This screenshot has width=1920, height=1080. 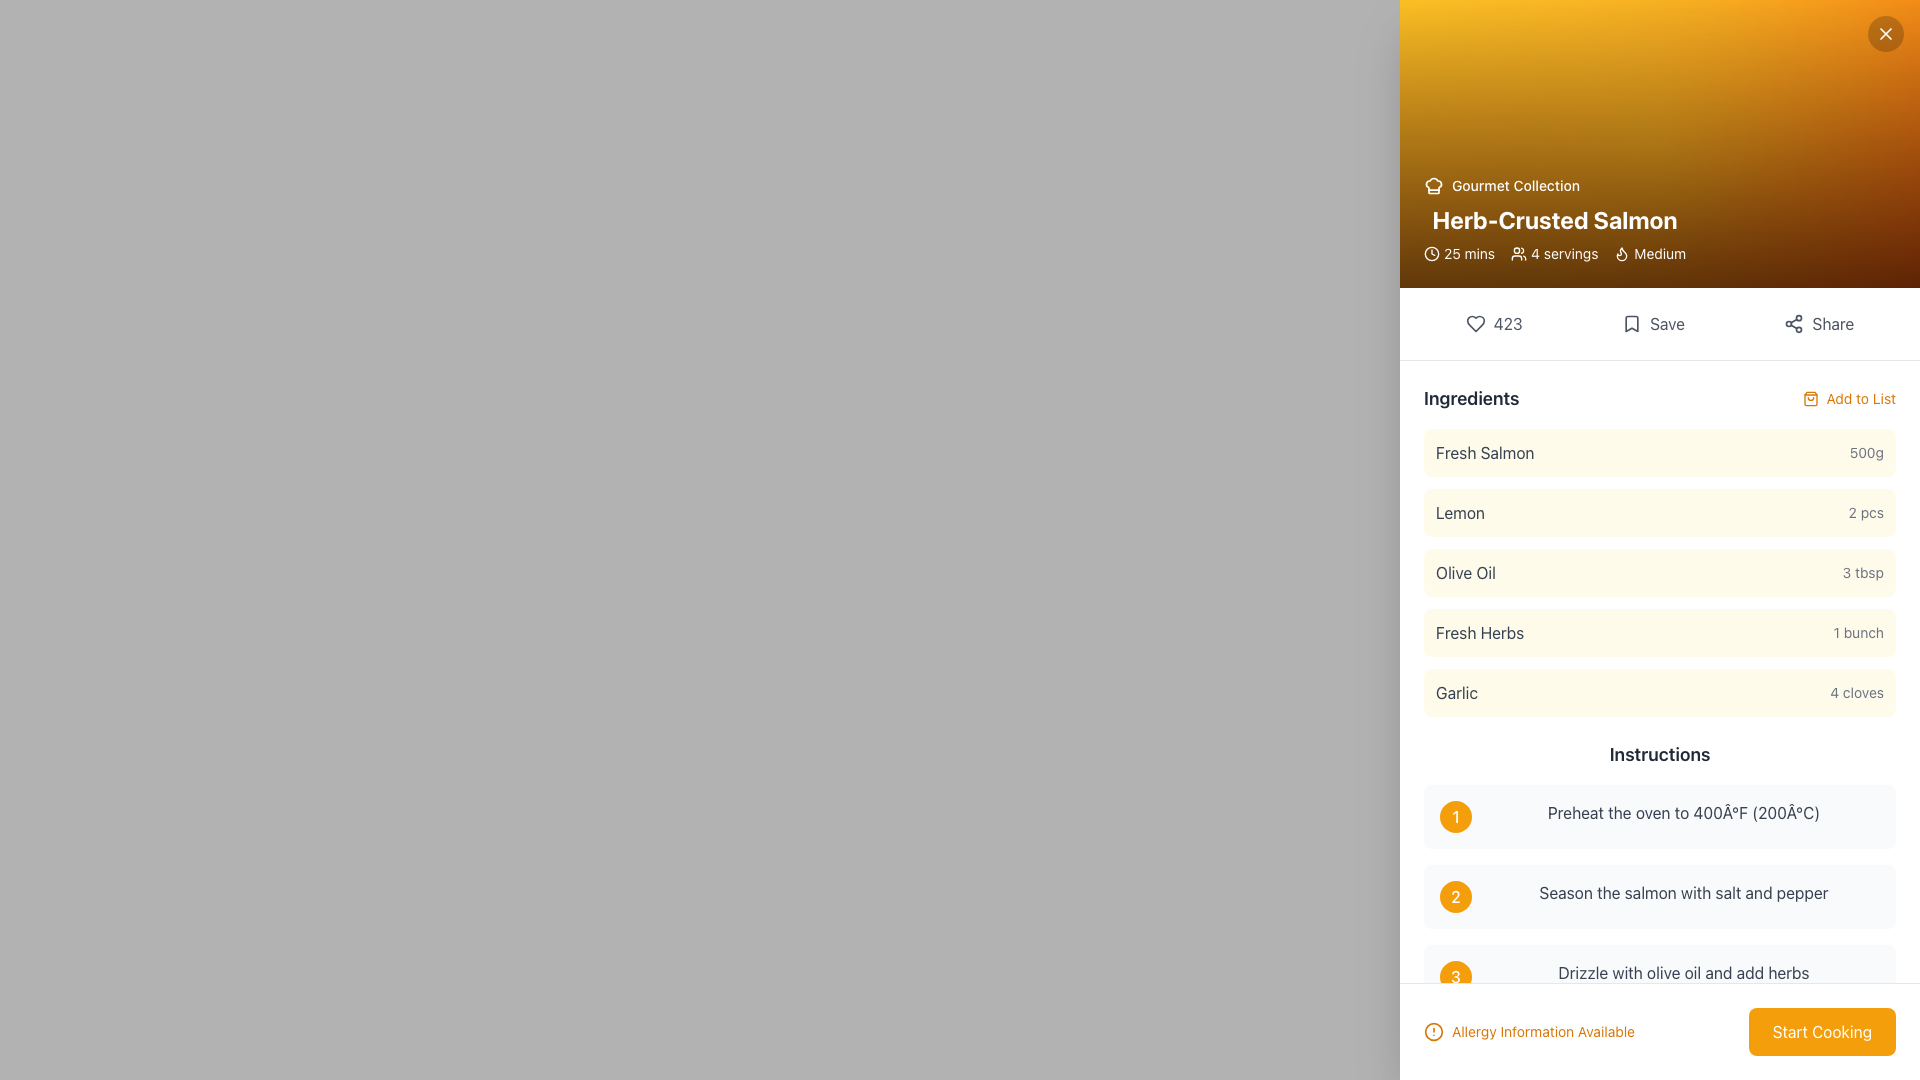 What do you see at coordinates (1563, 253) in the screenshot?
I see `the text label element reading '4 servings' located near the top section of the page, adjacent to preparation time and cooking difficulty descriptions` at bounding box center [1563, 253].